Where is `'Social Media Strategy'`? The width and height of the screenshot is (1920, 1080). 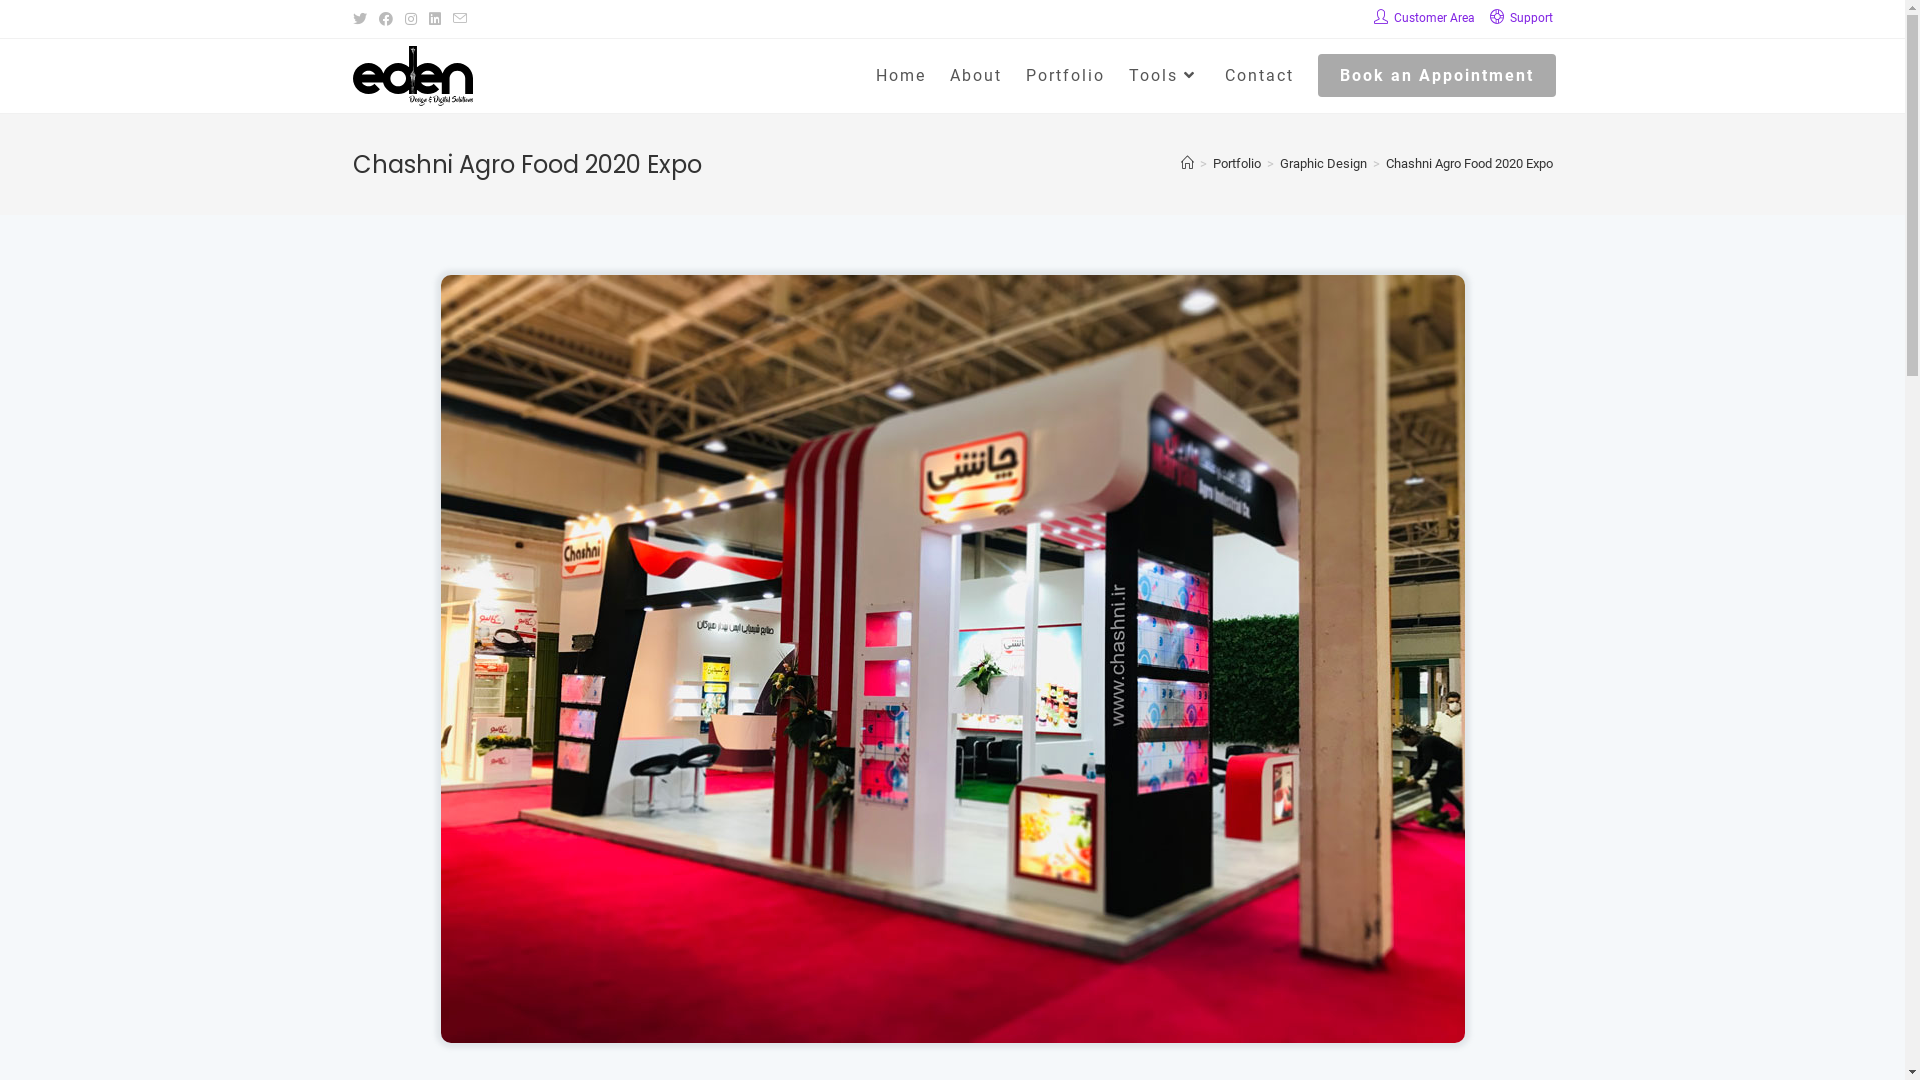 'Social Media Strategy' is located at coordinates (1102, 979).